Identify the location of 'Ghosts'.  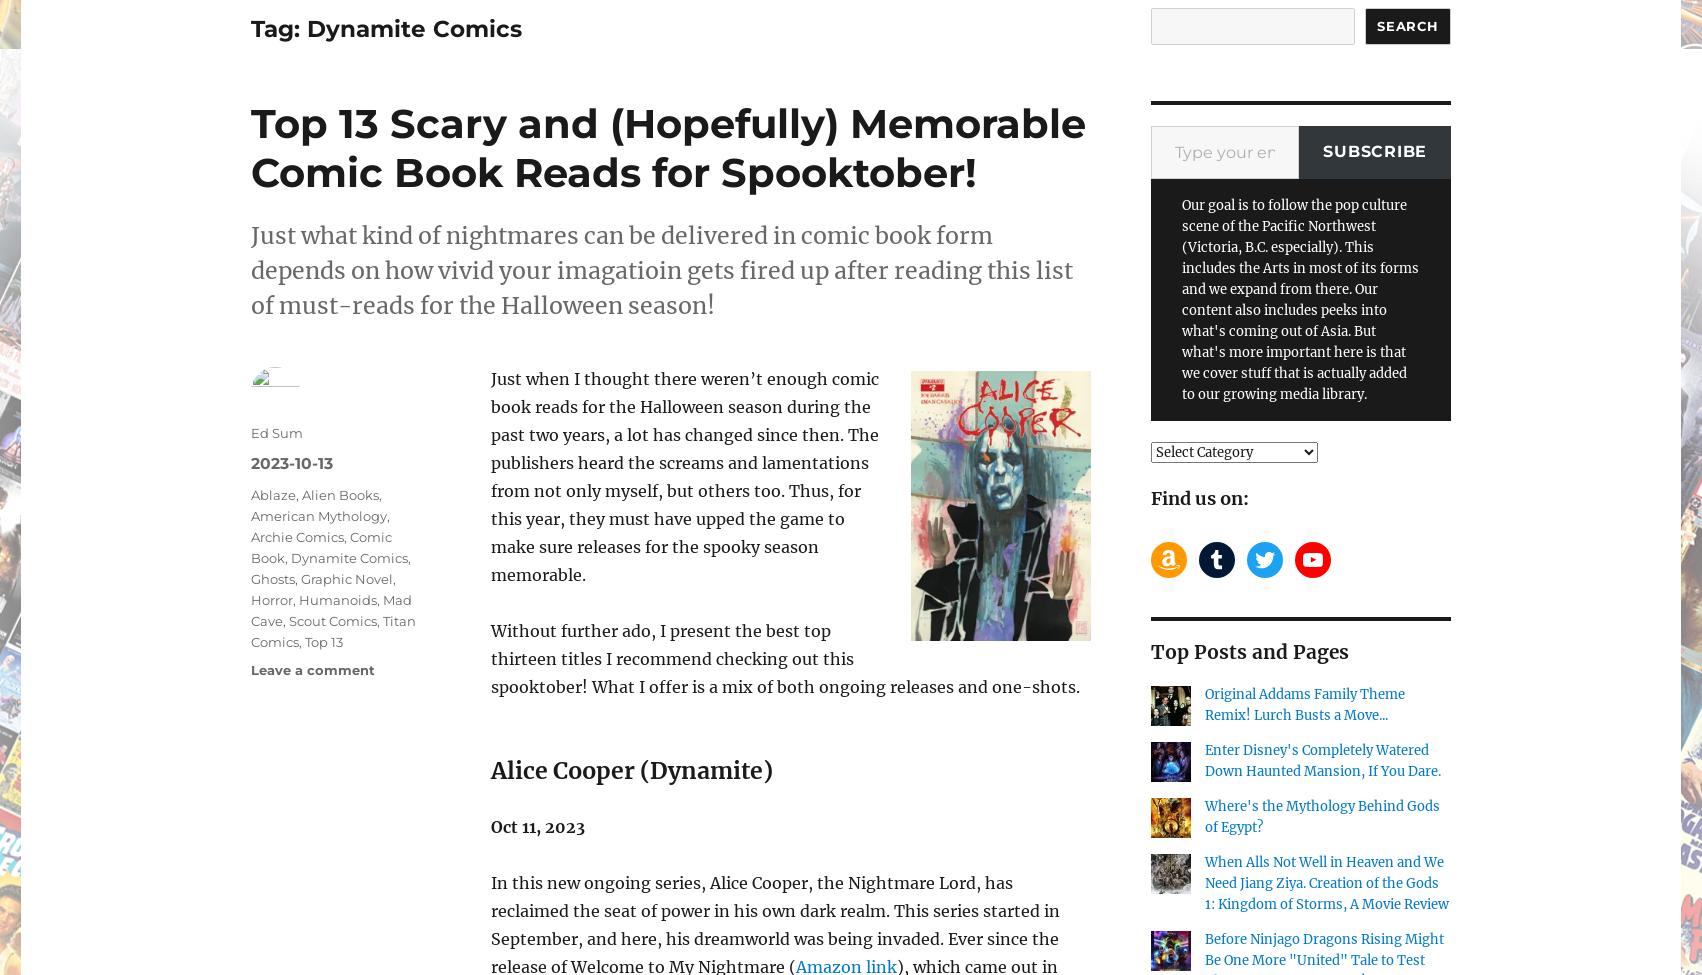
(272, 576).